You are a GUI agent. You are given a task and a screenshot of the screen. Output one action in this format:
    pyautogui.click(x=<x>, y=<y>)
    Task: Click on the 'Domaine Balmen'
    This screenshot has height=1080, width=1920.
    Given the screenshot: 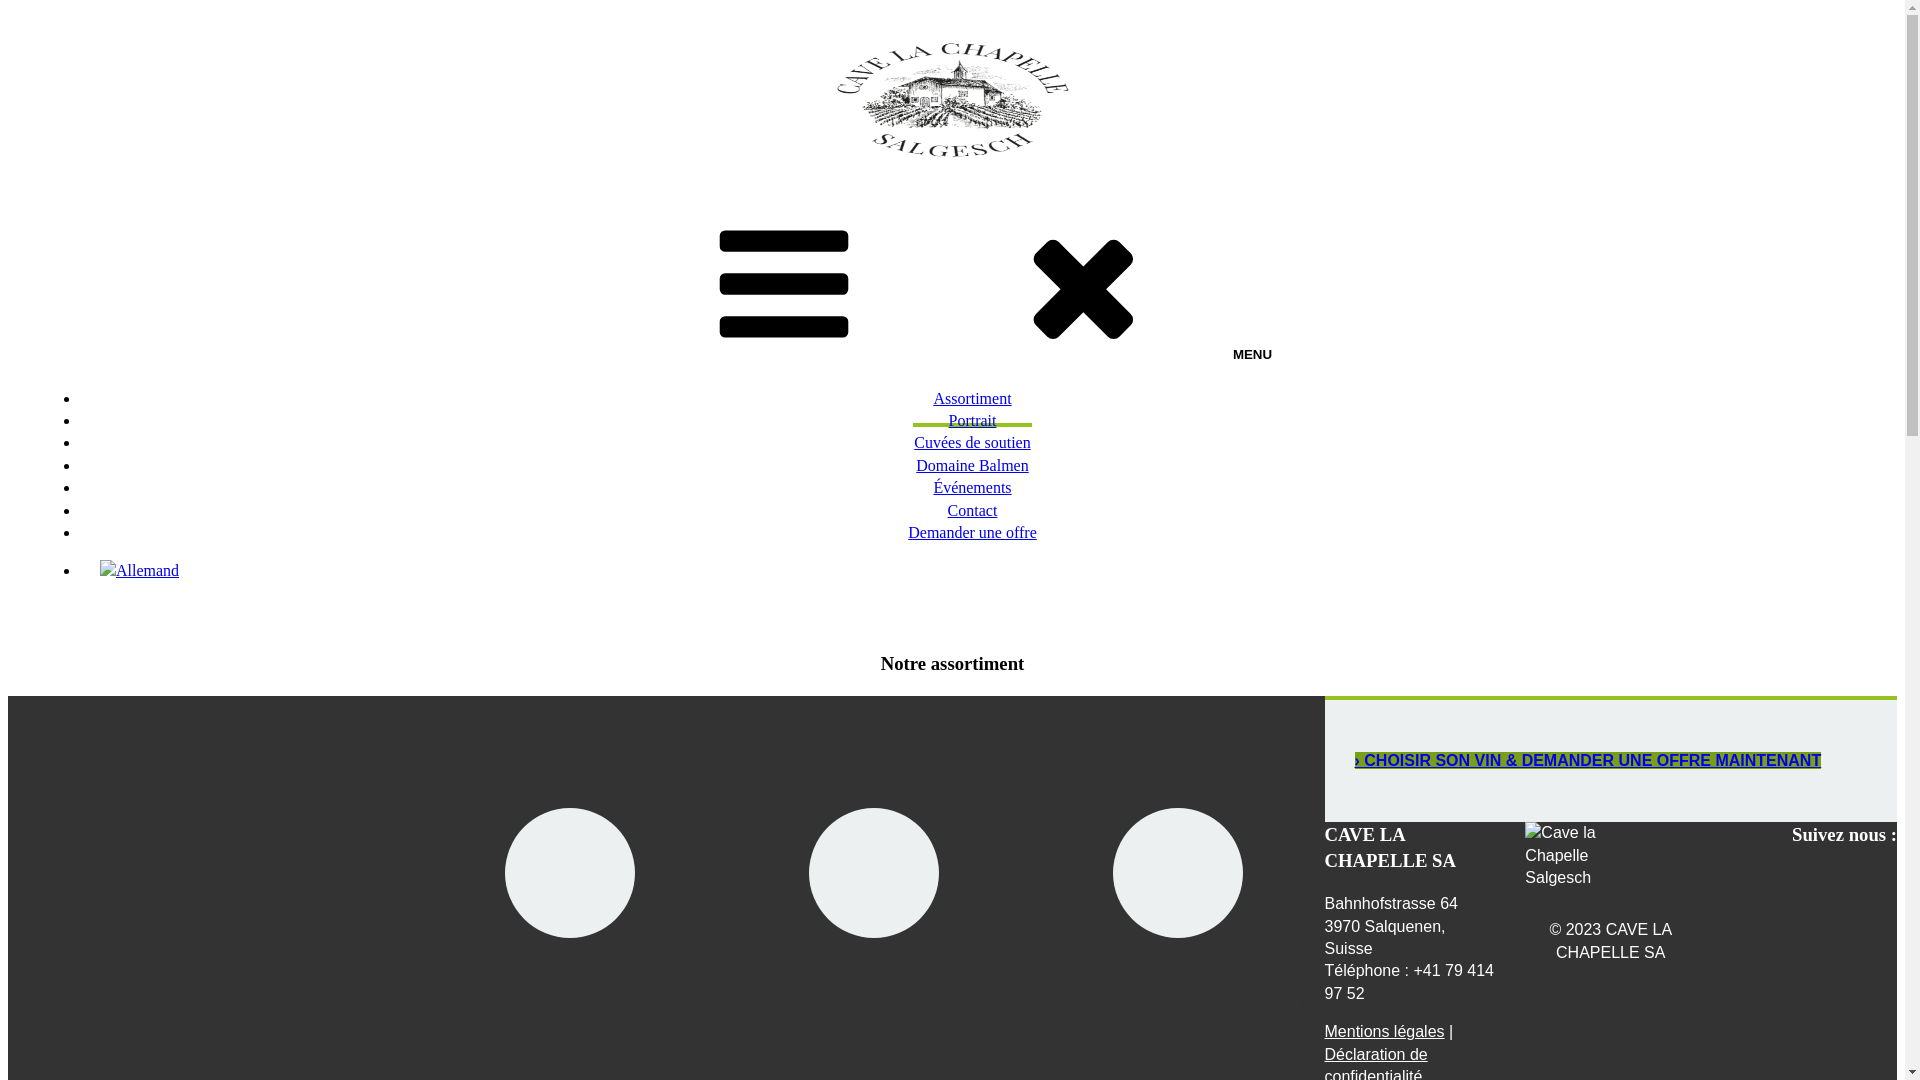 What is the action you would take?
    pyautogui.click(x=971, y=467)
    